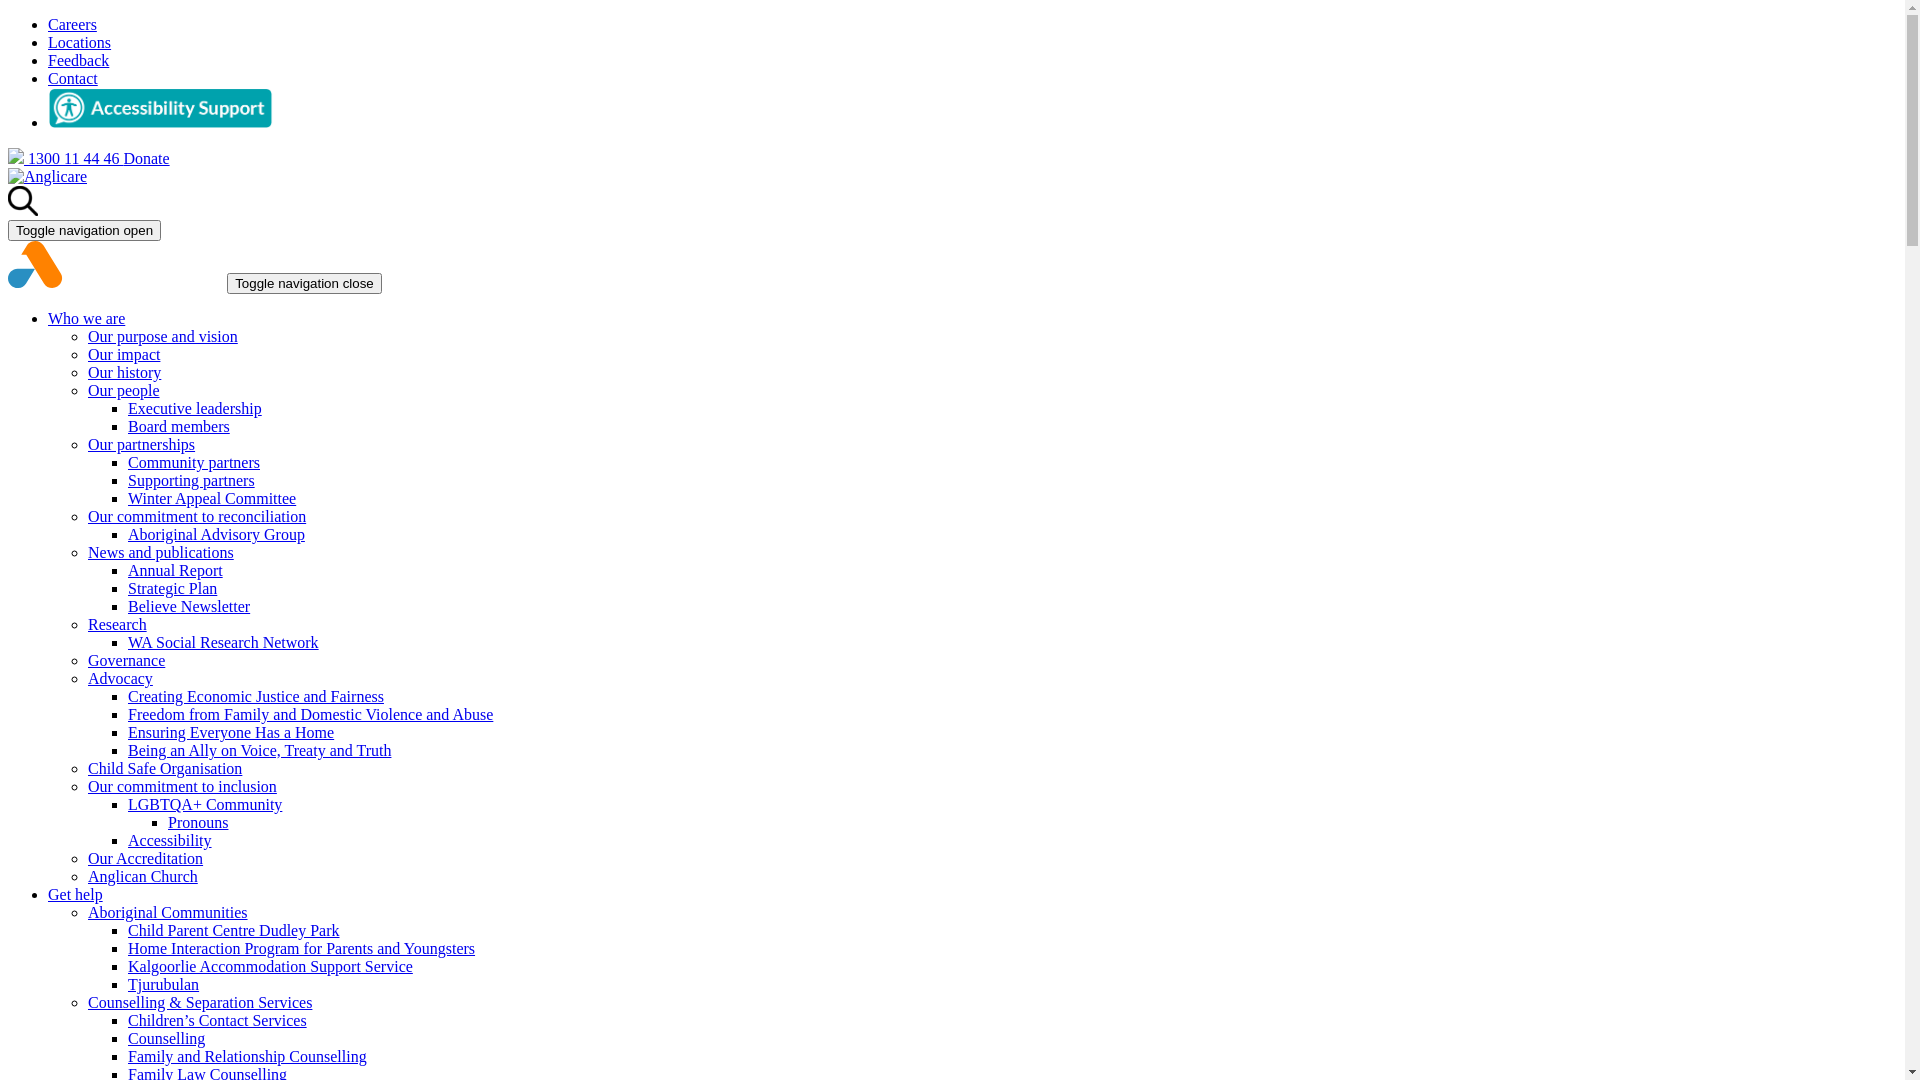 This screenshot has width=1920, height=1080. What do you see at coordinates (303, 283) in the screenshot?
I see `'Toggle navigation close'` at bounding box center [303, 283].